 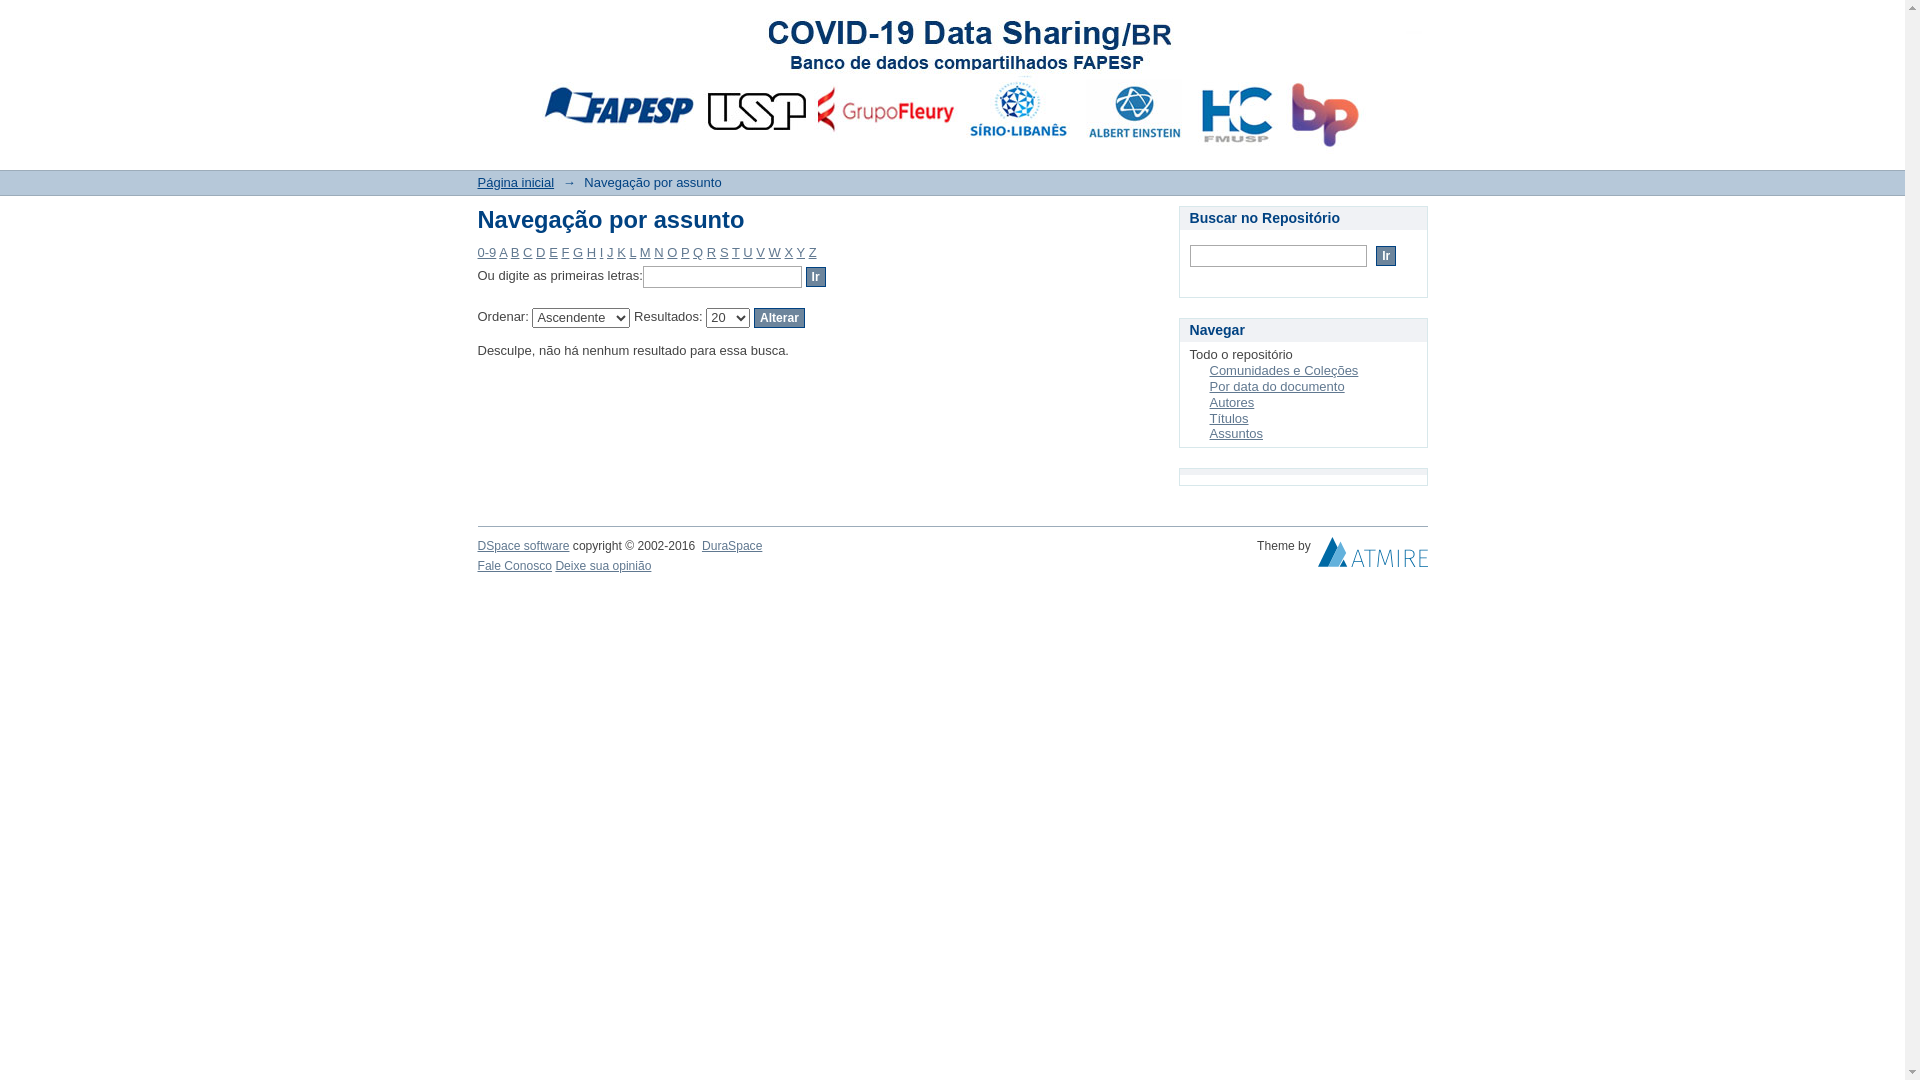 I want to click on 'R', so click(x=706, y=251).